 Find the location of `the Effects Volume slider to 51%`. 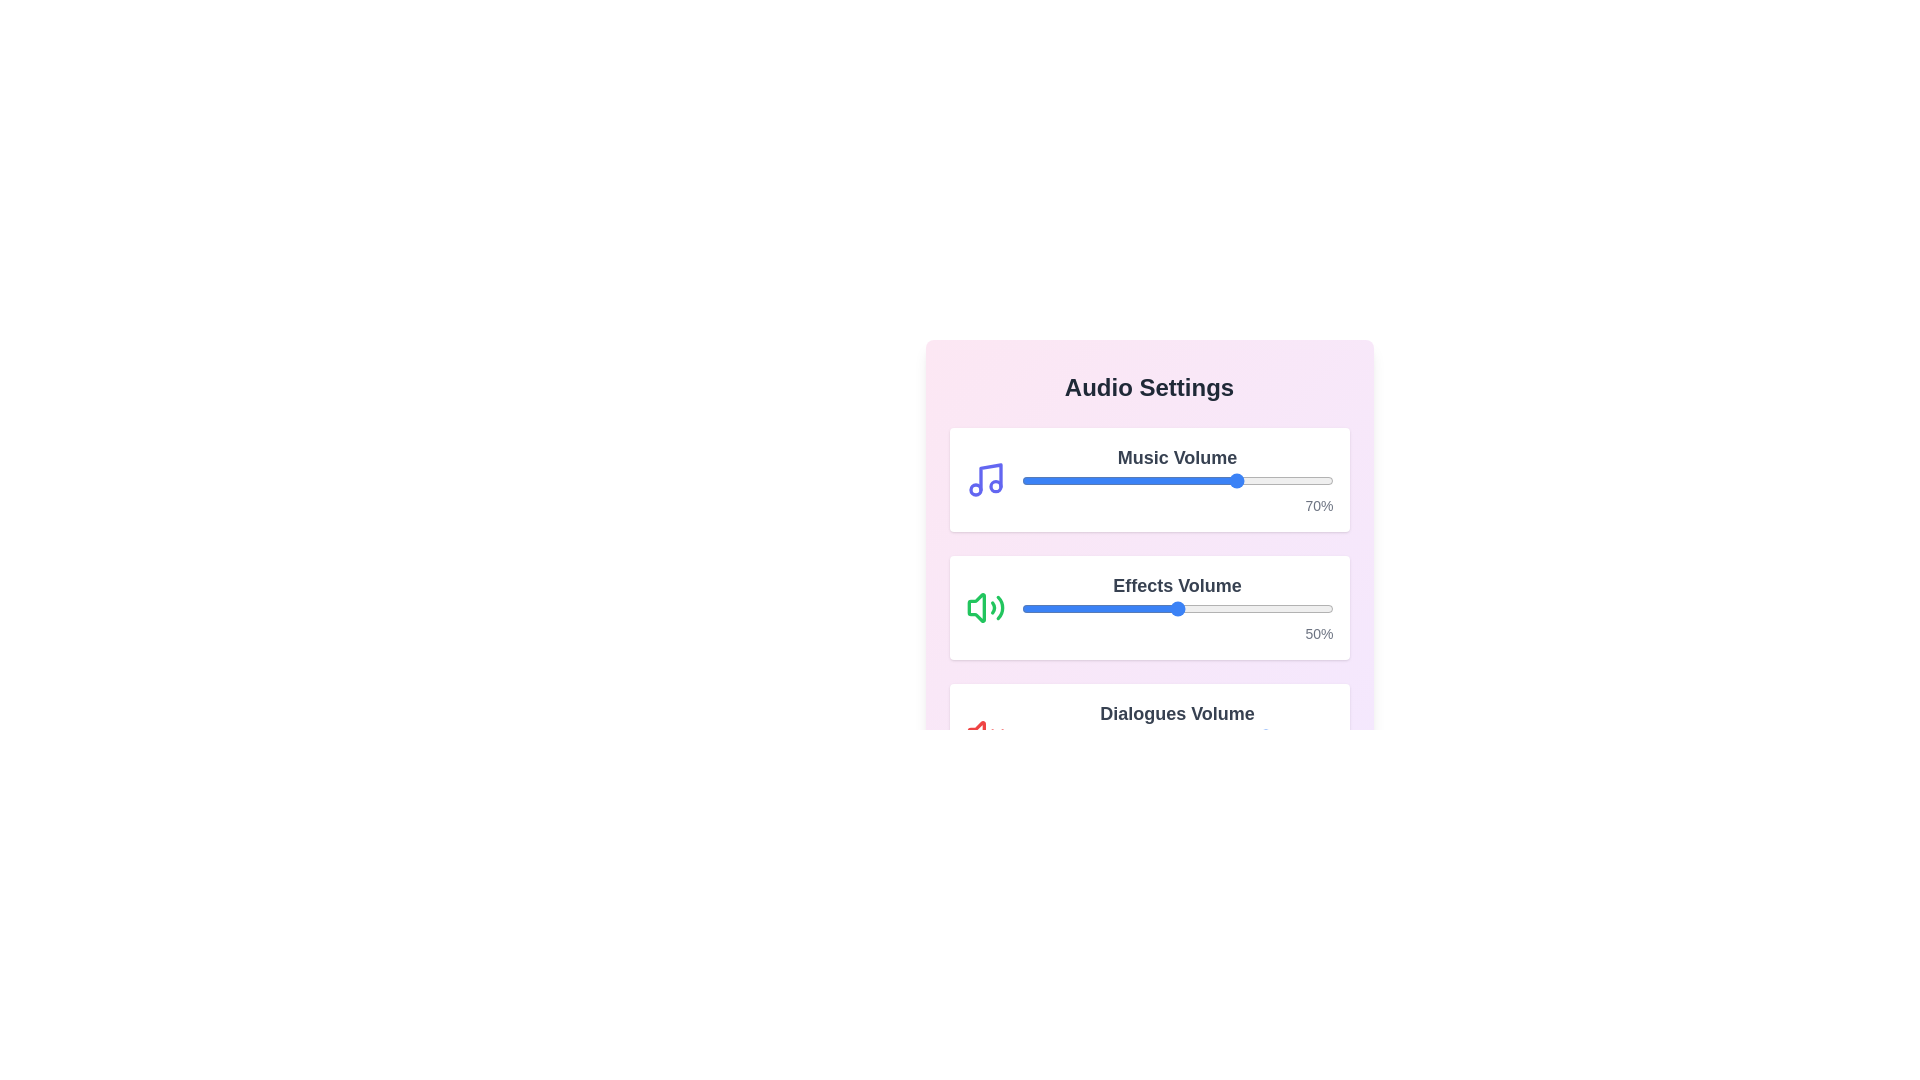

the Effects Volume slider to 51% is located at coordinates (1180, 608).